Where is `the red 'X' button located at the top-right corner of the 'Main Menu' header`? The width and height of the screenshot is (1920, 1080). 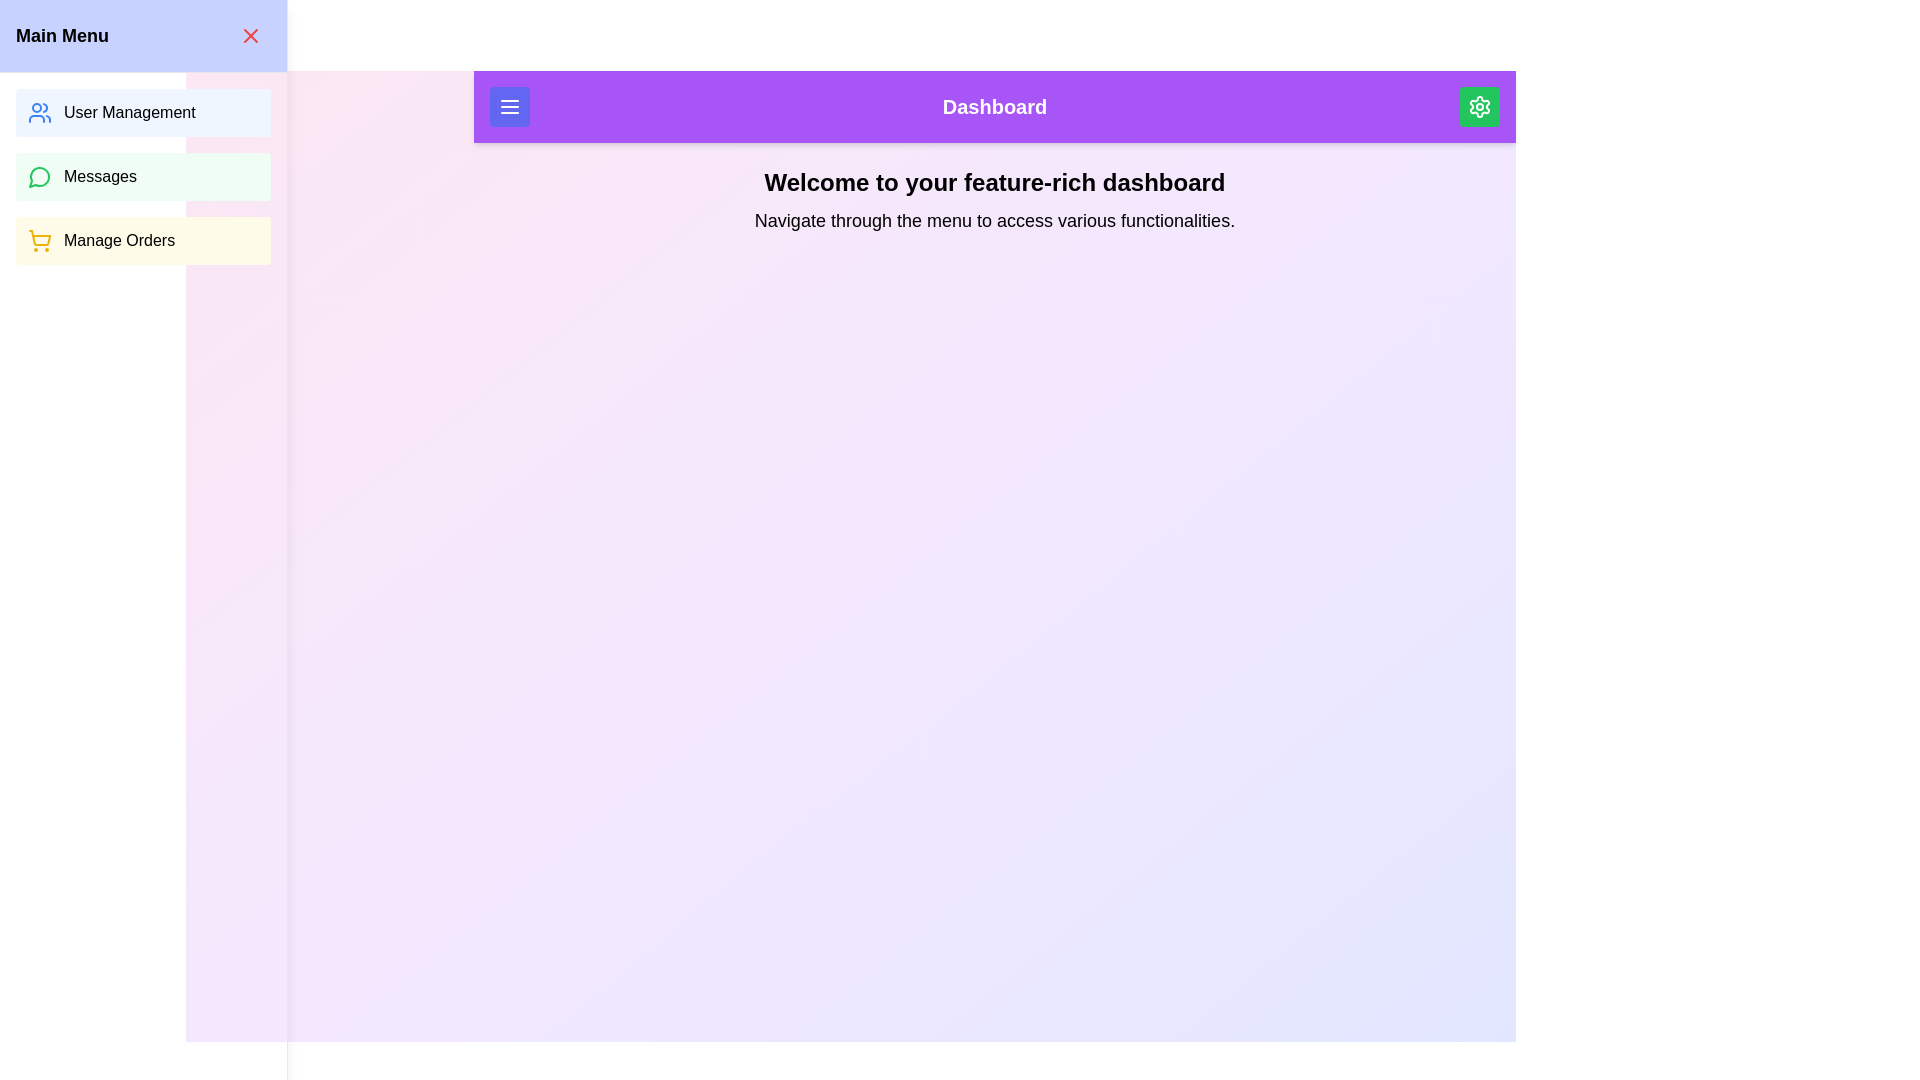 the red 'X' button located at the top-right corner of the 'Main Menu' header is located at coordinates (249, 35).